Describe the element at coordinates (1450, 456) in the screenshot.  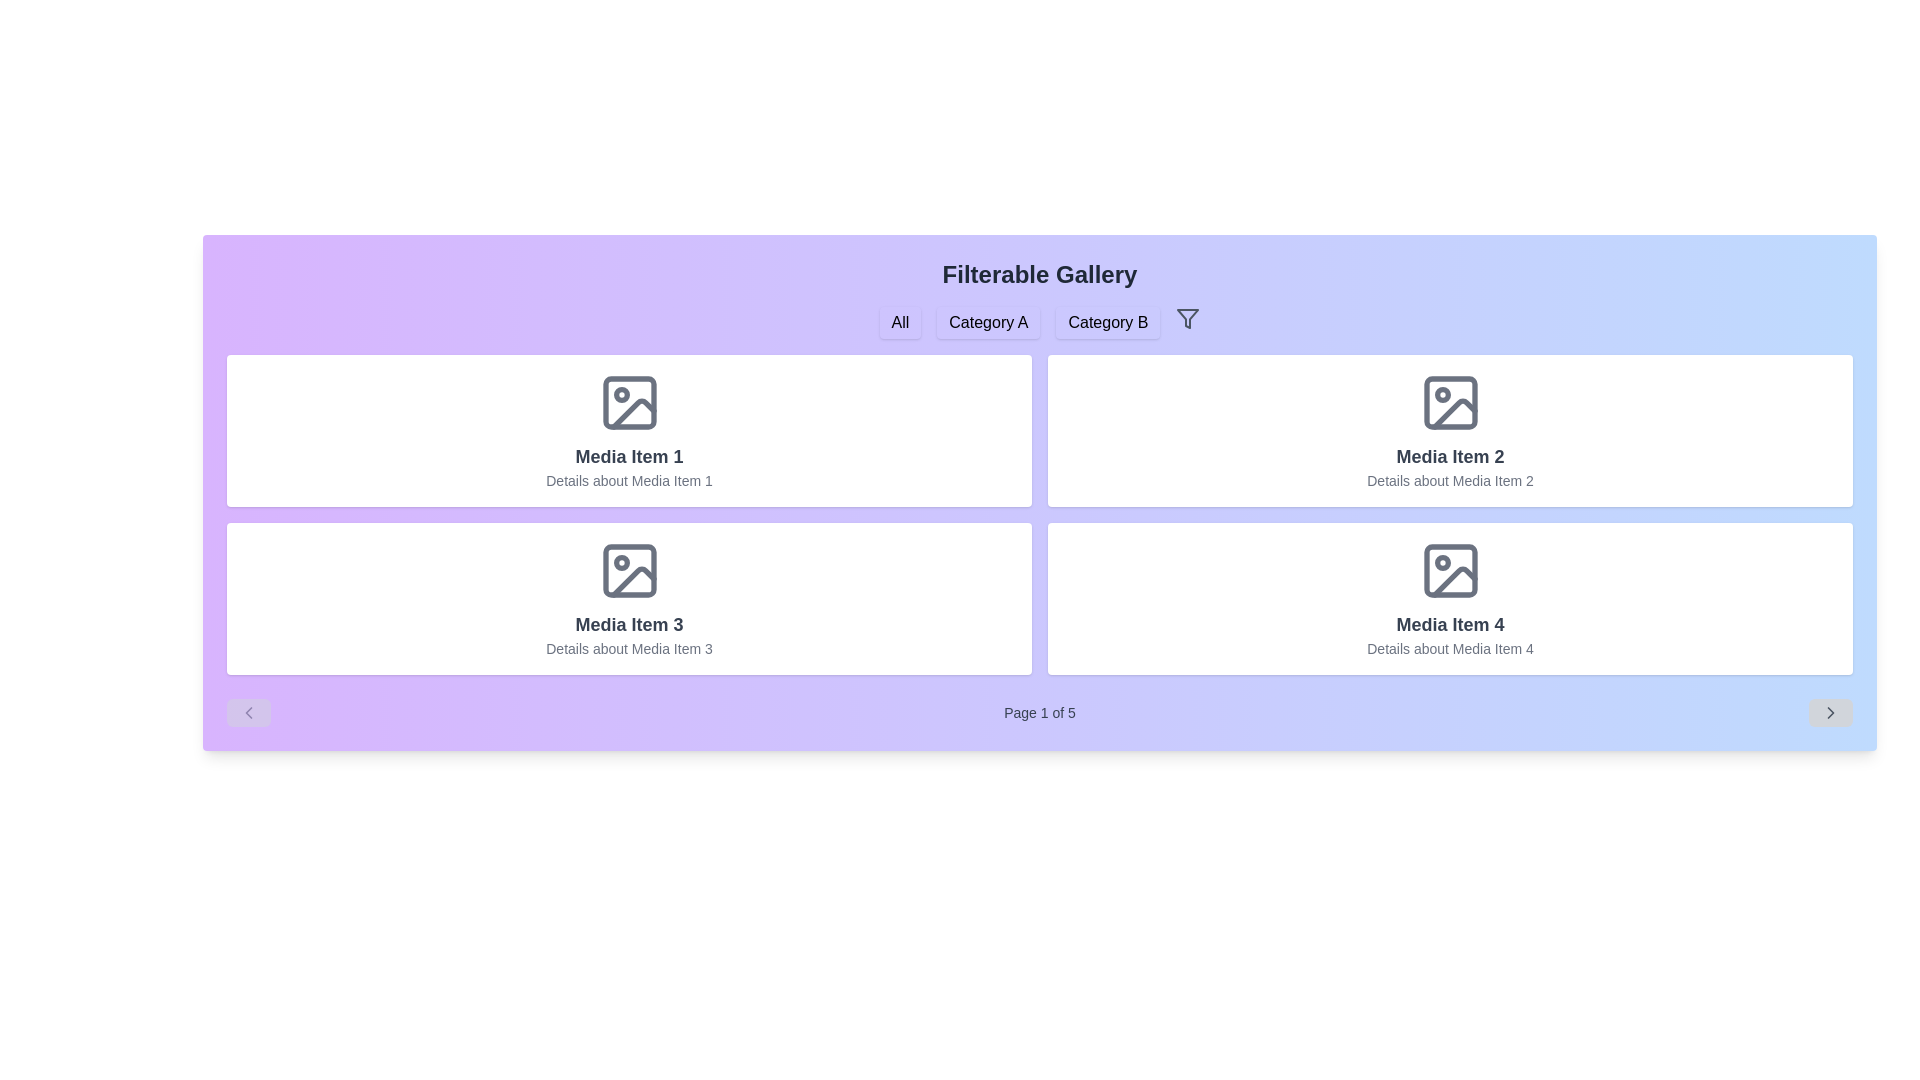
I see `the text label displaying 'Media Item 2' which is part of the second media card in the upper row of the grid layout` at that location.